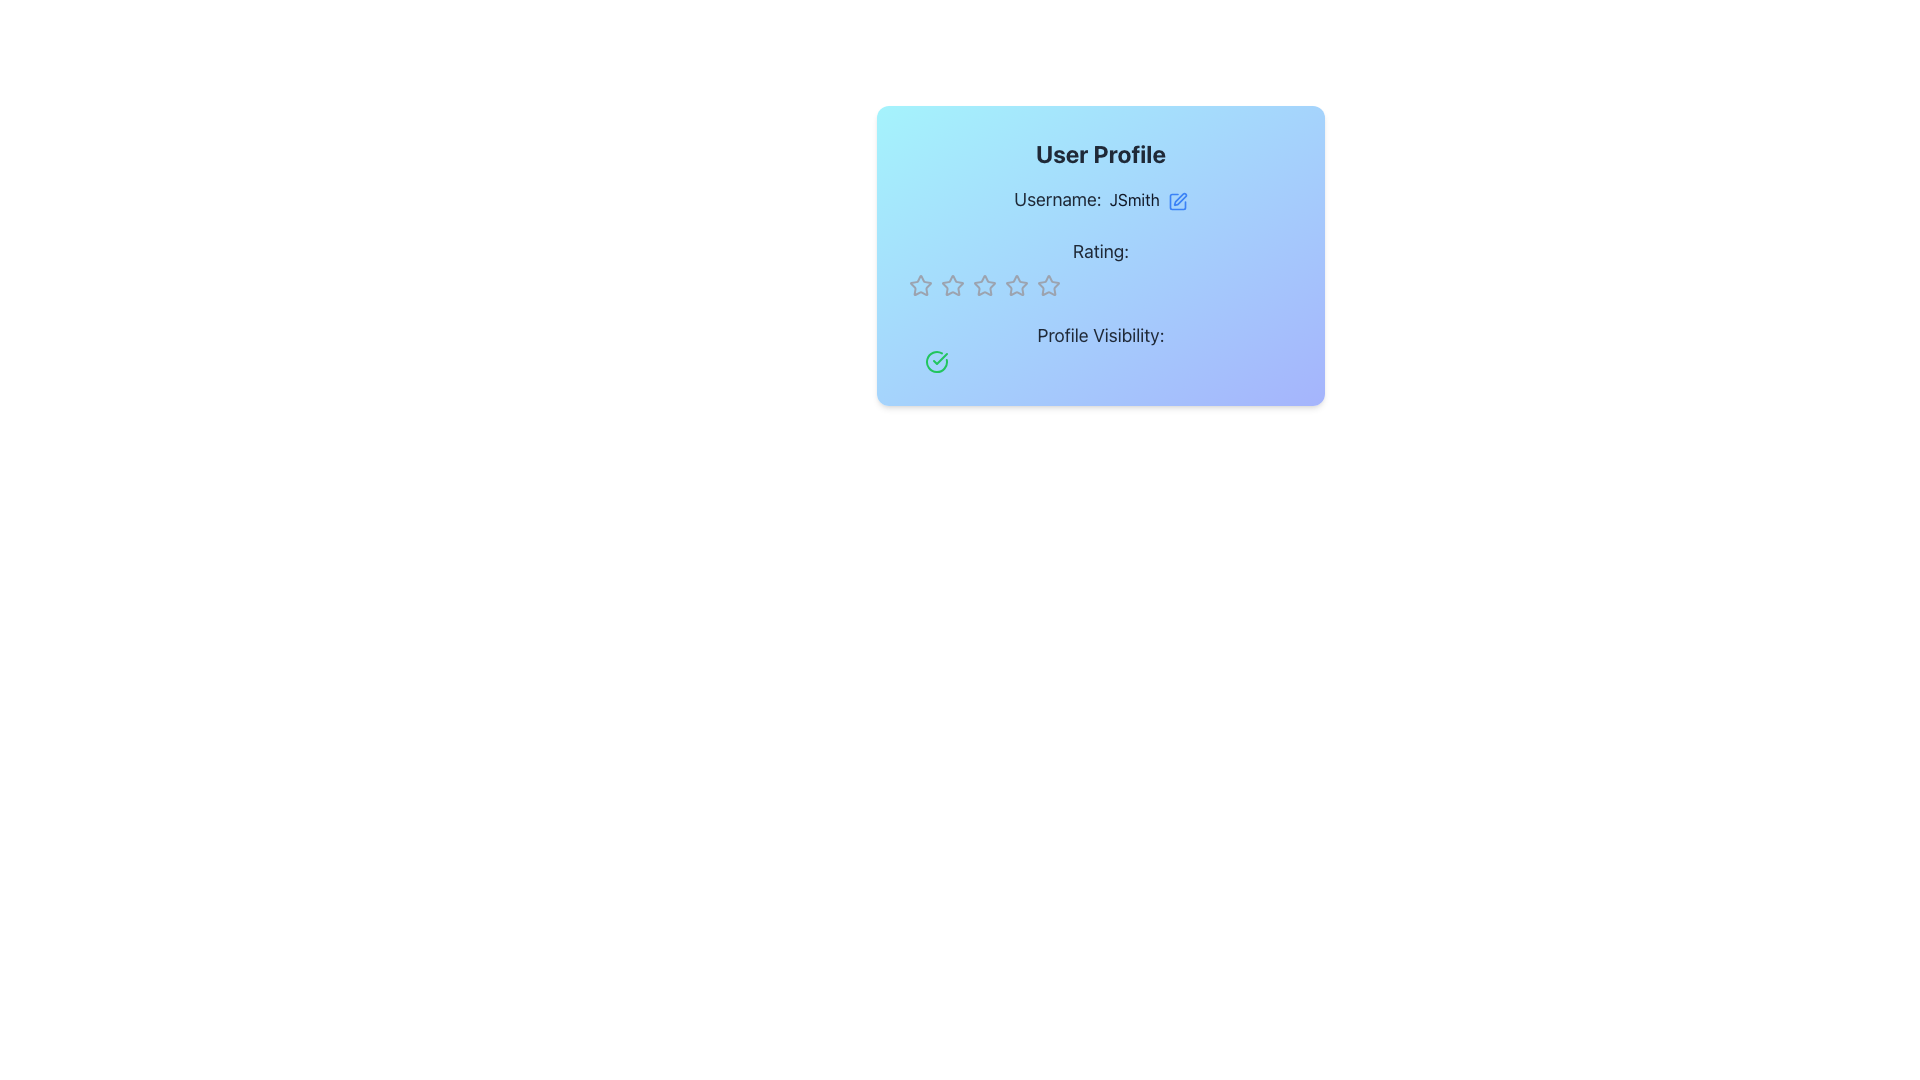  Describe the element at coordinates (1099, 250) in the screenshot. I see `the Text Label indicating the purpose of the star rating system in the User Profile card component, which is positioned above the star icons and below the username display` at that location.